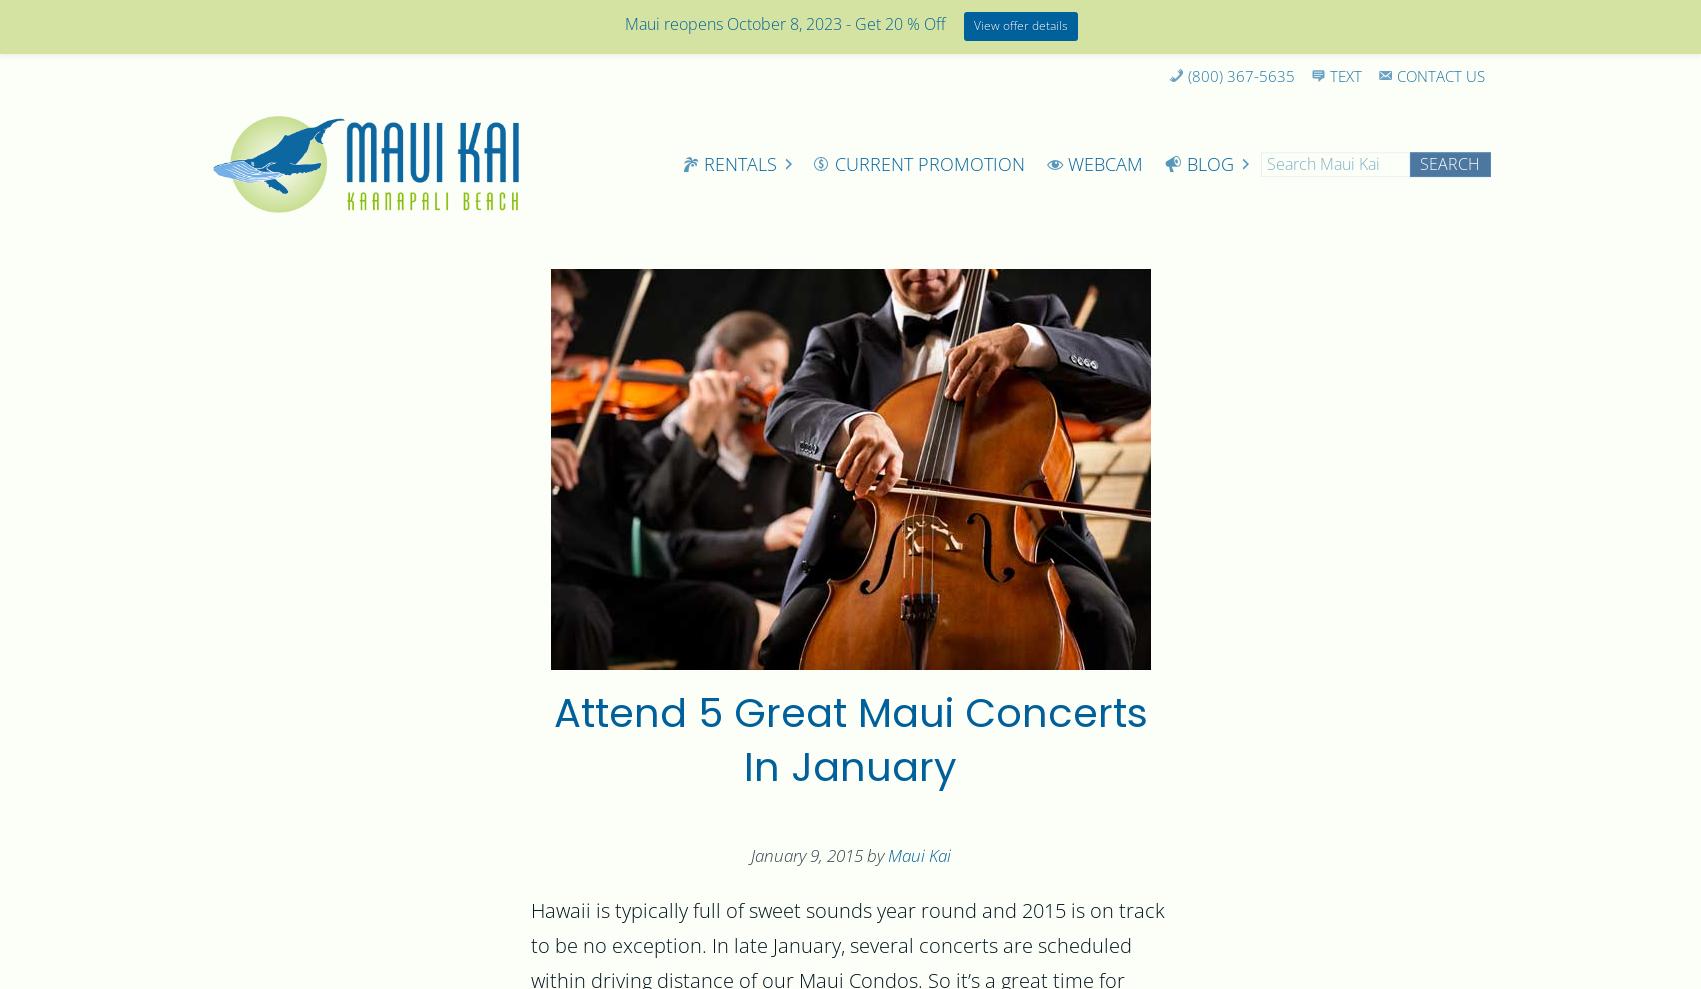 Image resolution: width=1701 pixels, height=989 pixels. Describe the element at coordinates (805, 858) in the screenshot. I see `'January 9, 2015'` at that location.